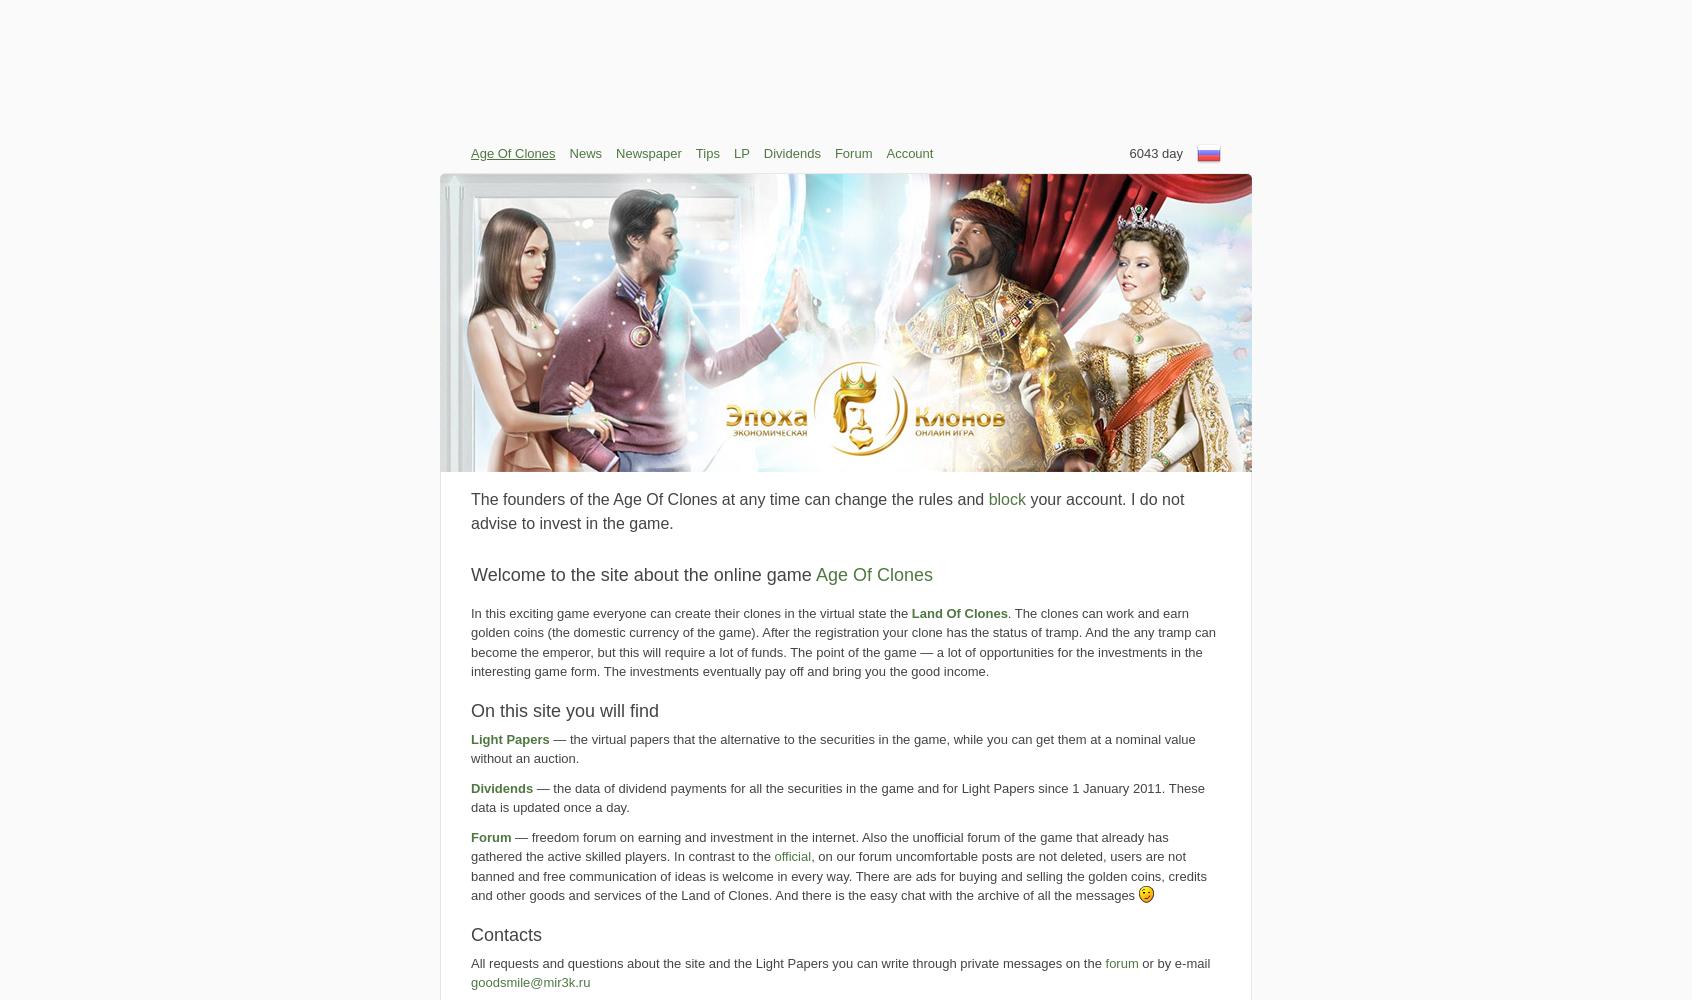 This screenshot has width=1692, height=1000. Describe the element at coordinates (792, 855) in the screenshot. I see `'official'` at that location.